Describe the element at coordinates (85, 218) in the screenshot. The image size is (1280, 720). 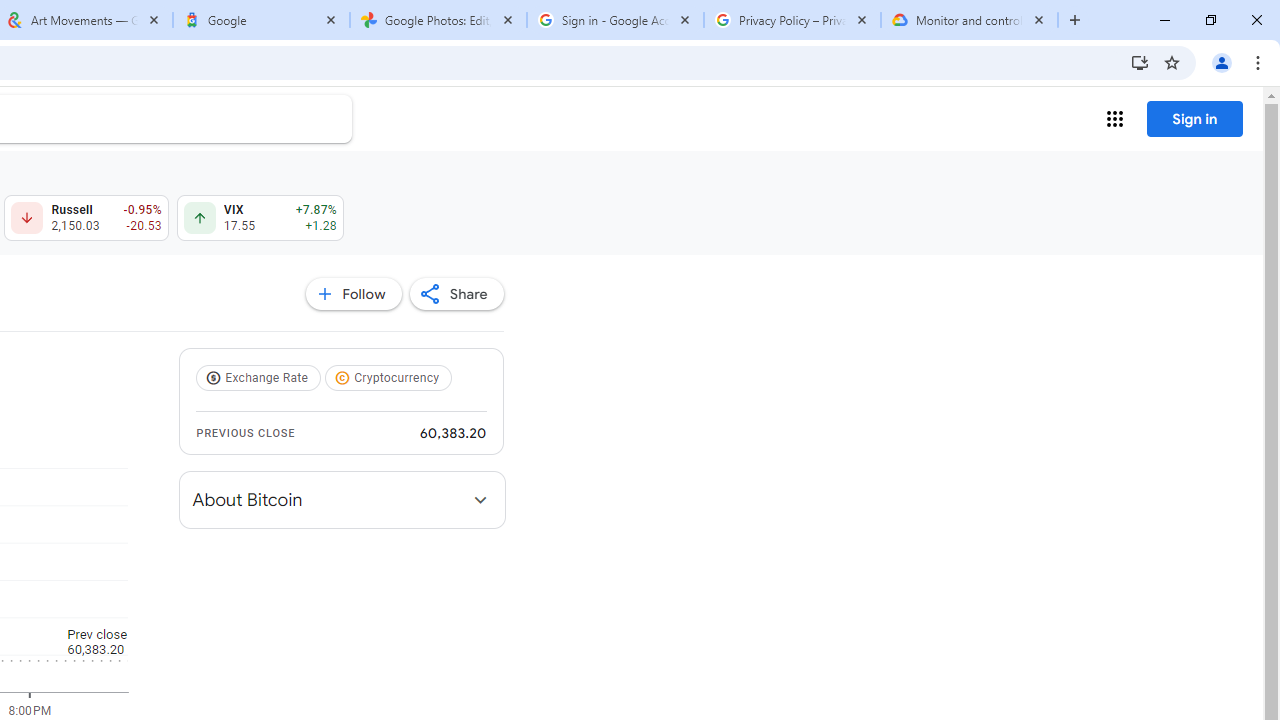
I see `'Russell 2,150.03 Down by 0.95% -20.53'` at that location.